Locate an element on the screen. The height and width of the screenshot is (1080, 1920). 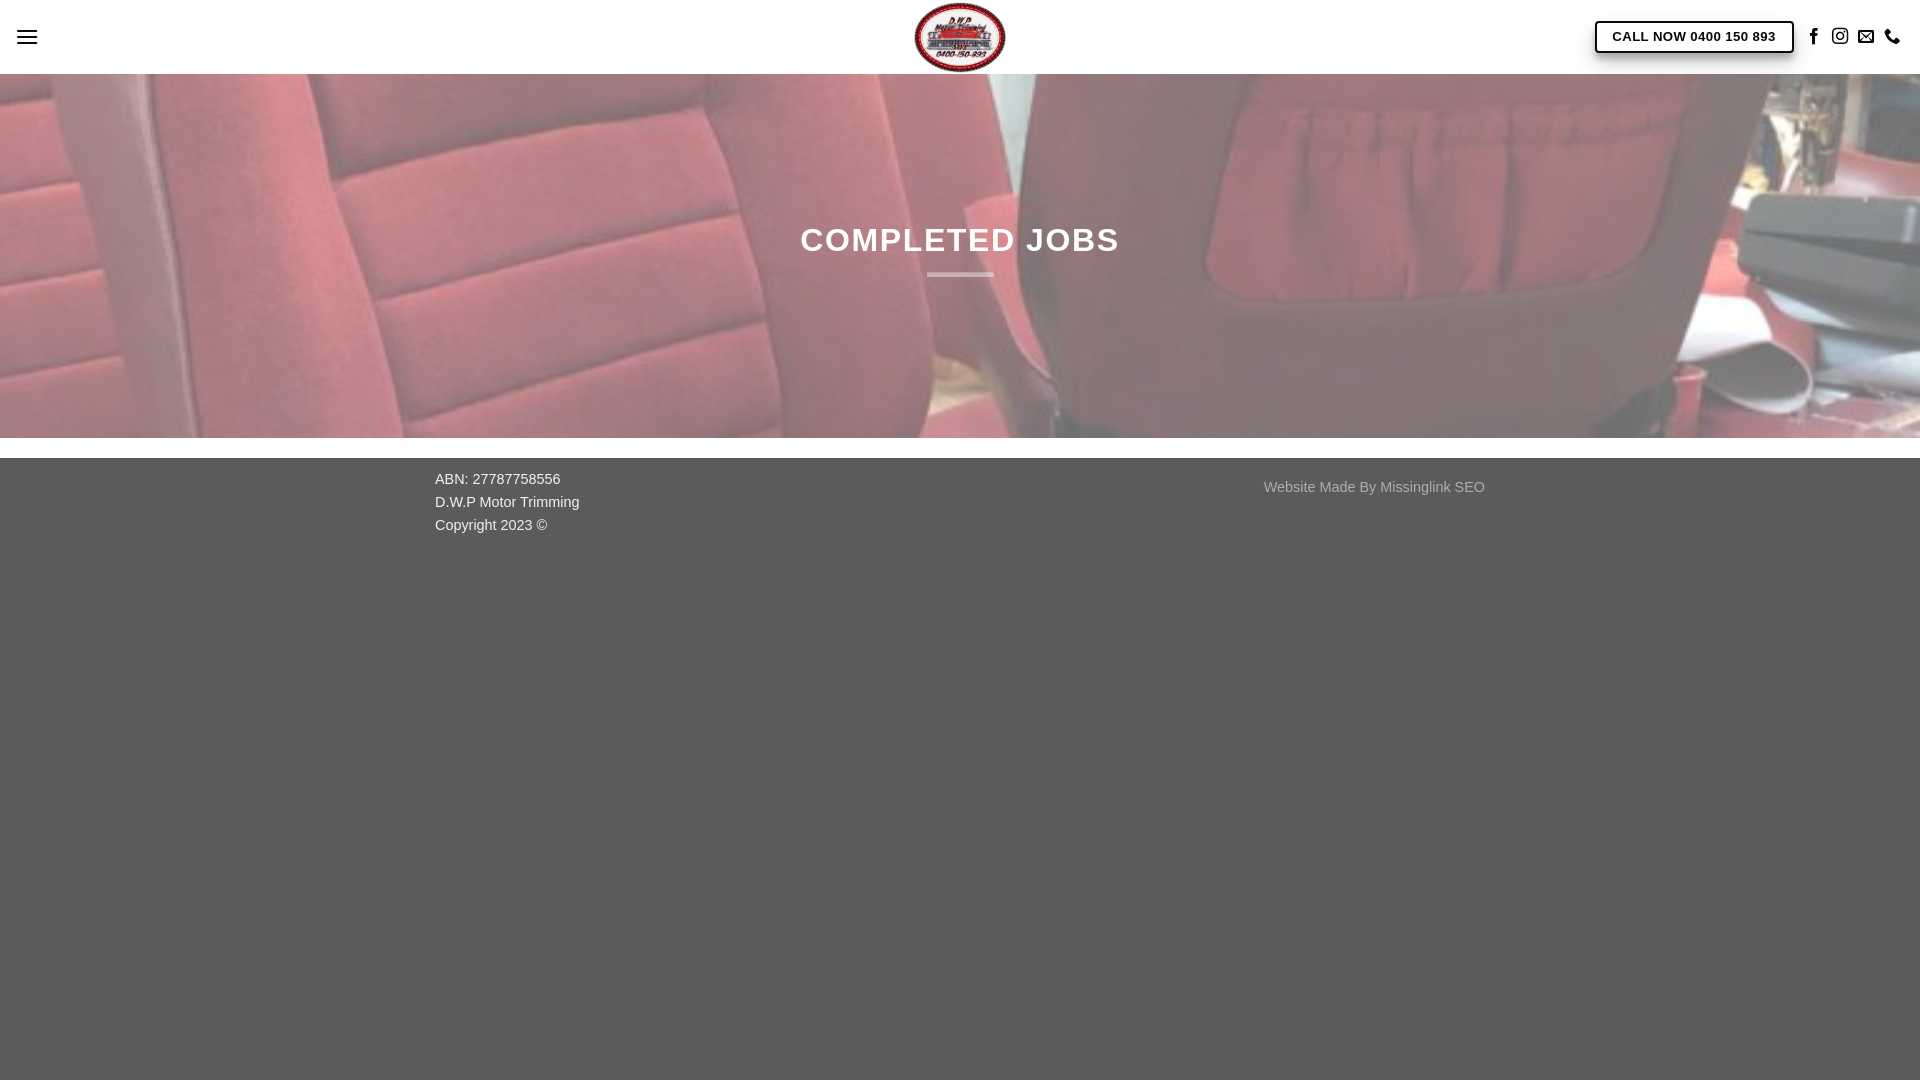
'CALL NOW 0400 150 893' is located at coordinates (1692, 37).